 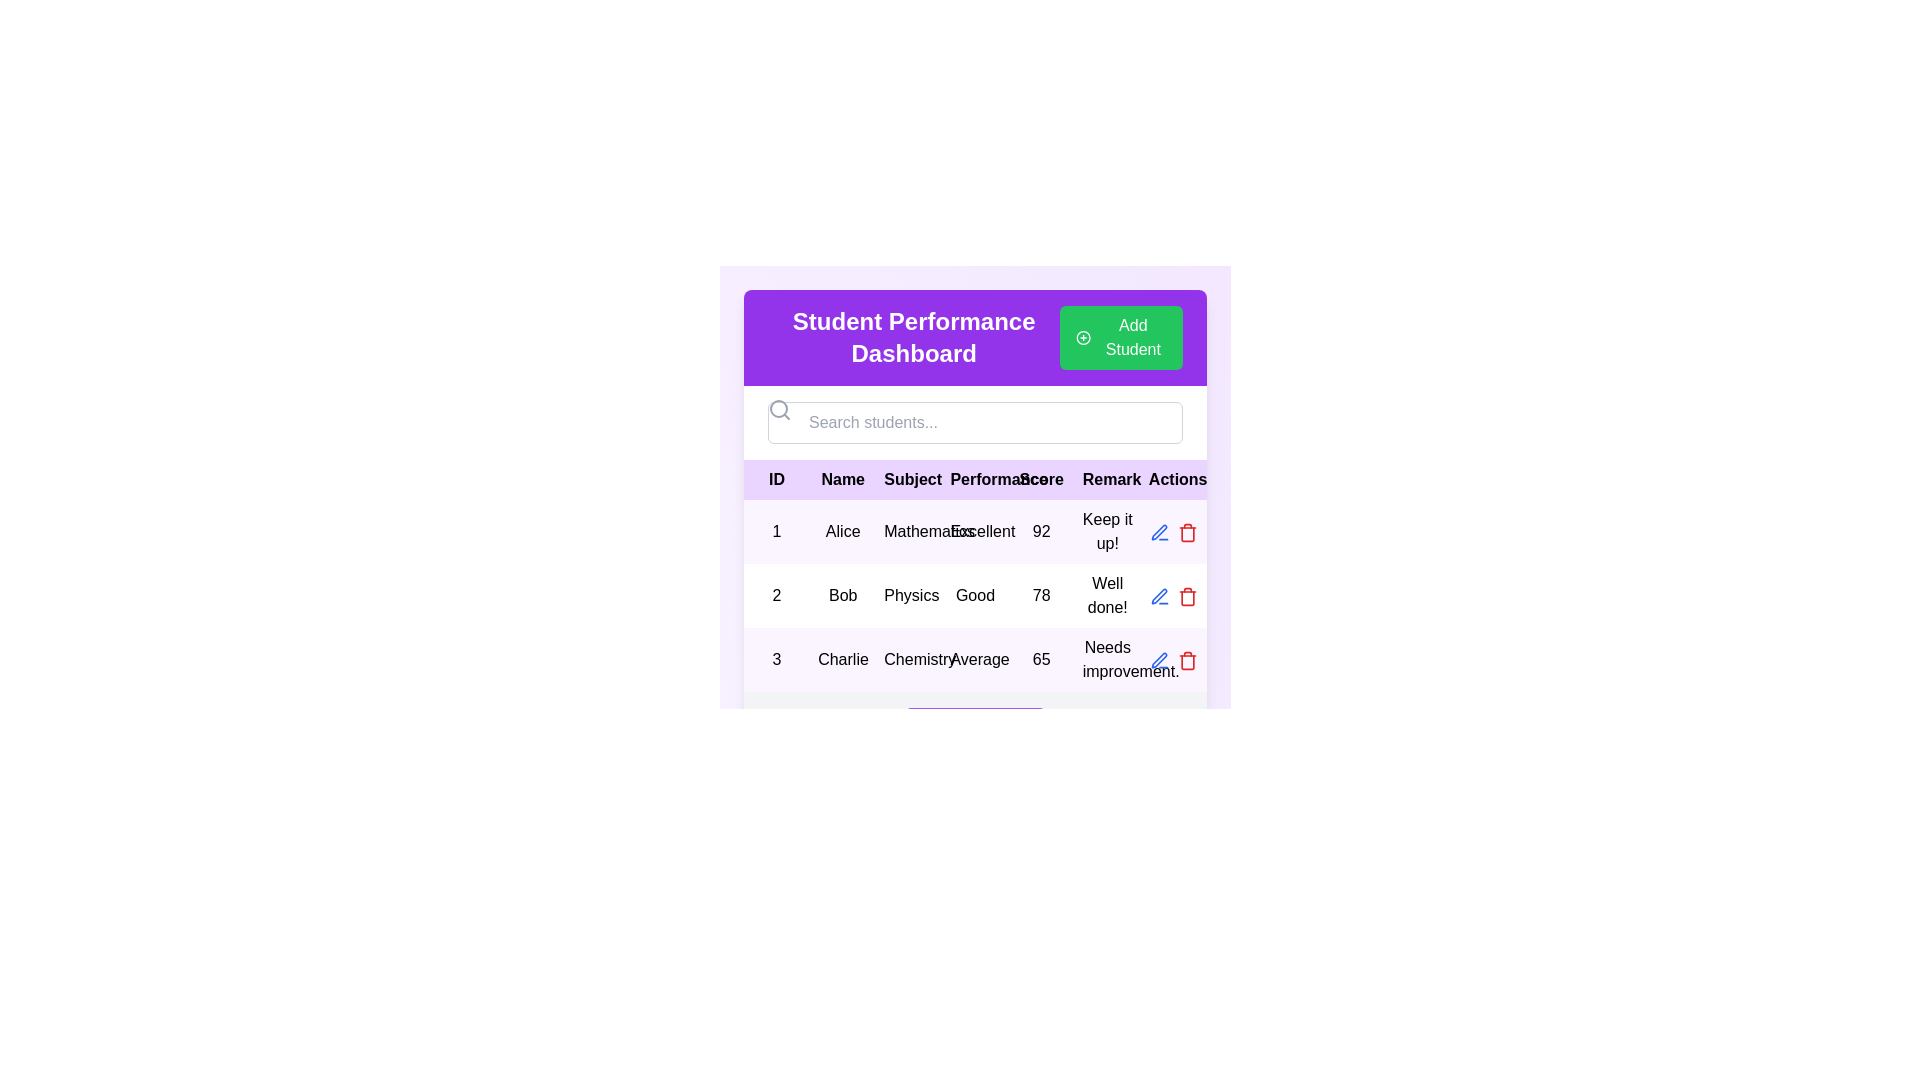 What do you see at coordinates (776, 531) in the screenshot?
I see `the text display element that represents the ID of the first student, Alice, in the list` at bounding box center [776, 531].